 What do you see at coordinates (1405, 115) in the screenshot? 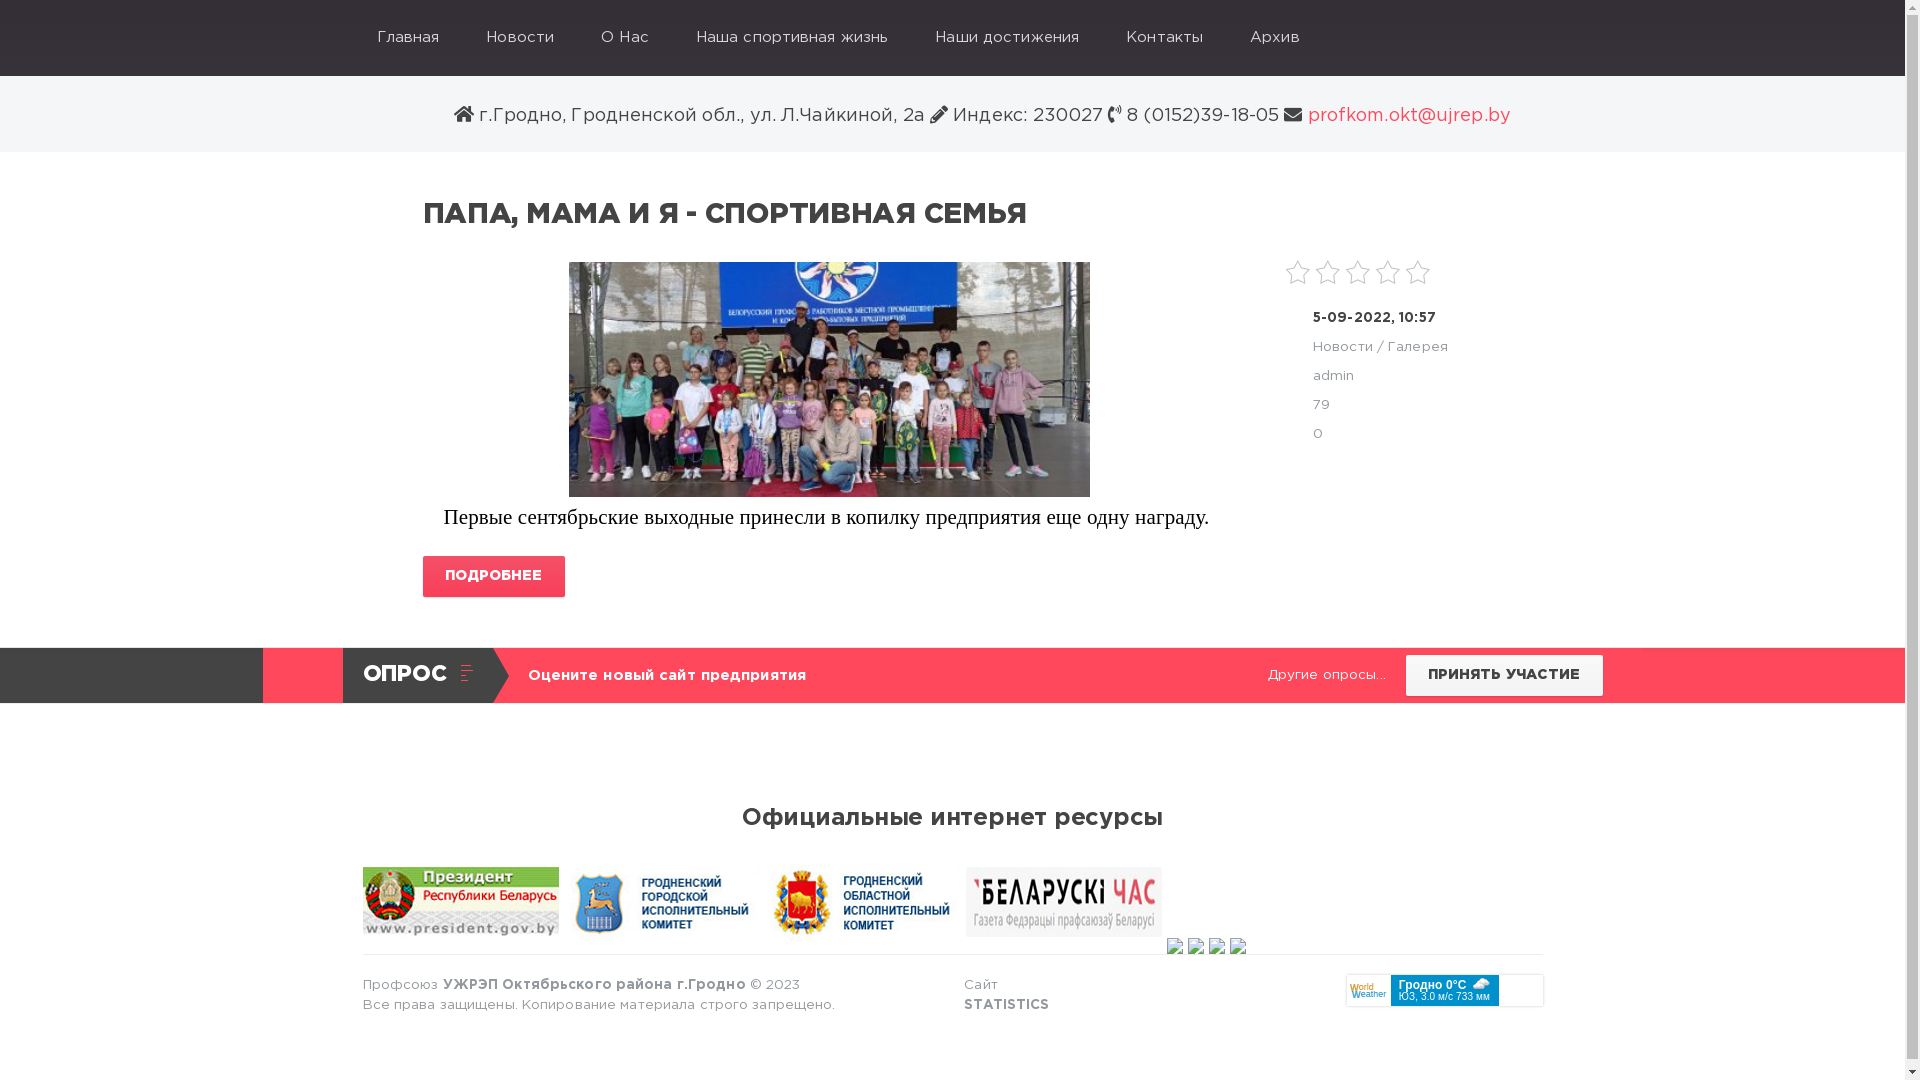
I see `'profkom.okt@ujrep.by'` at bounding box center [1405, 115].